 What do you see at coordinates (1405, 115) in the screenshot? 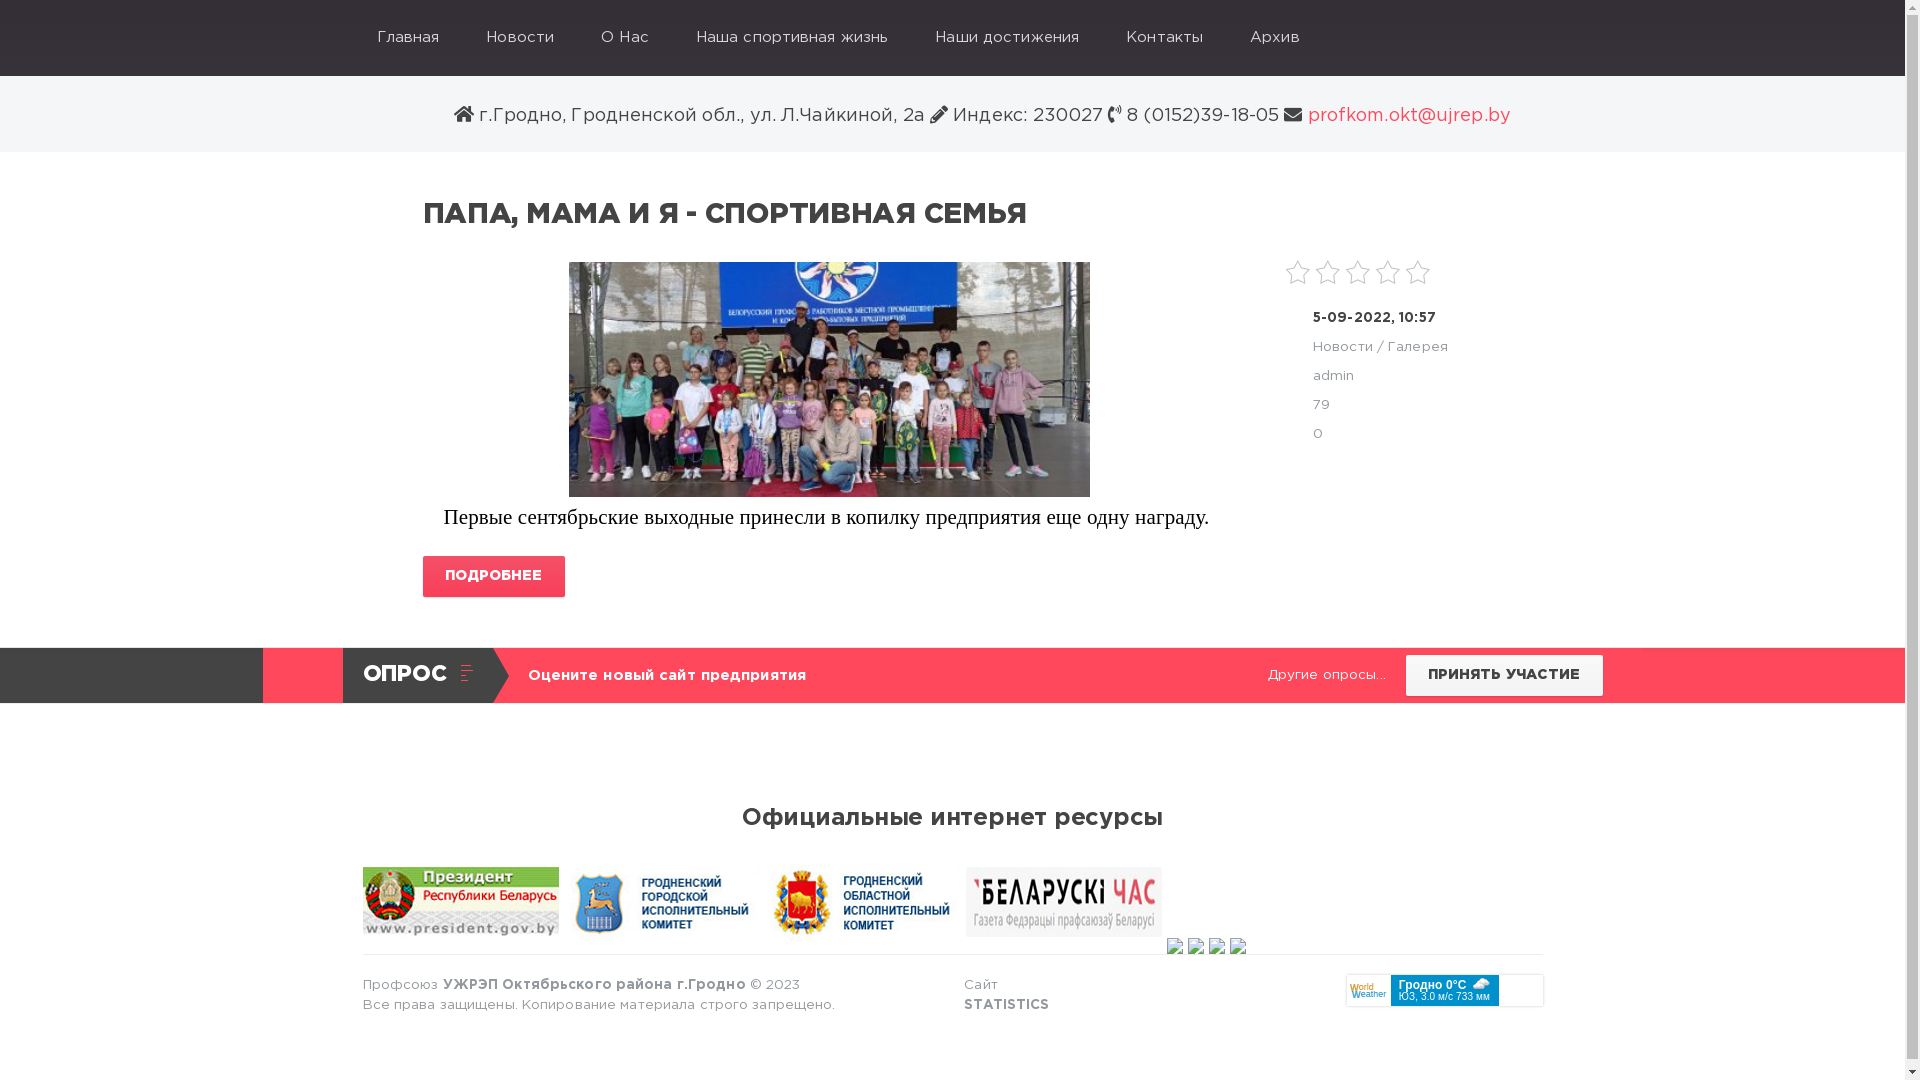
I see `'profkom.okt@ujrep.by'` at bounding box center [1405, 115].